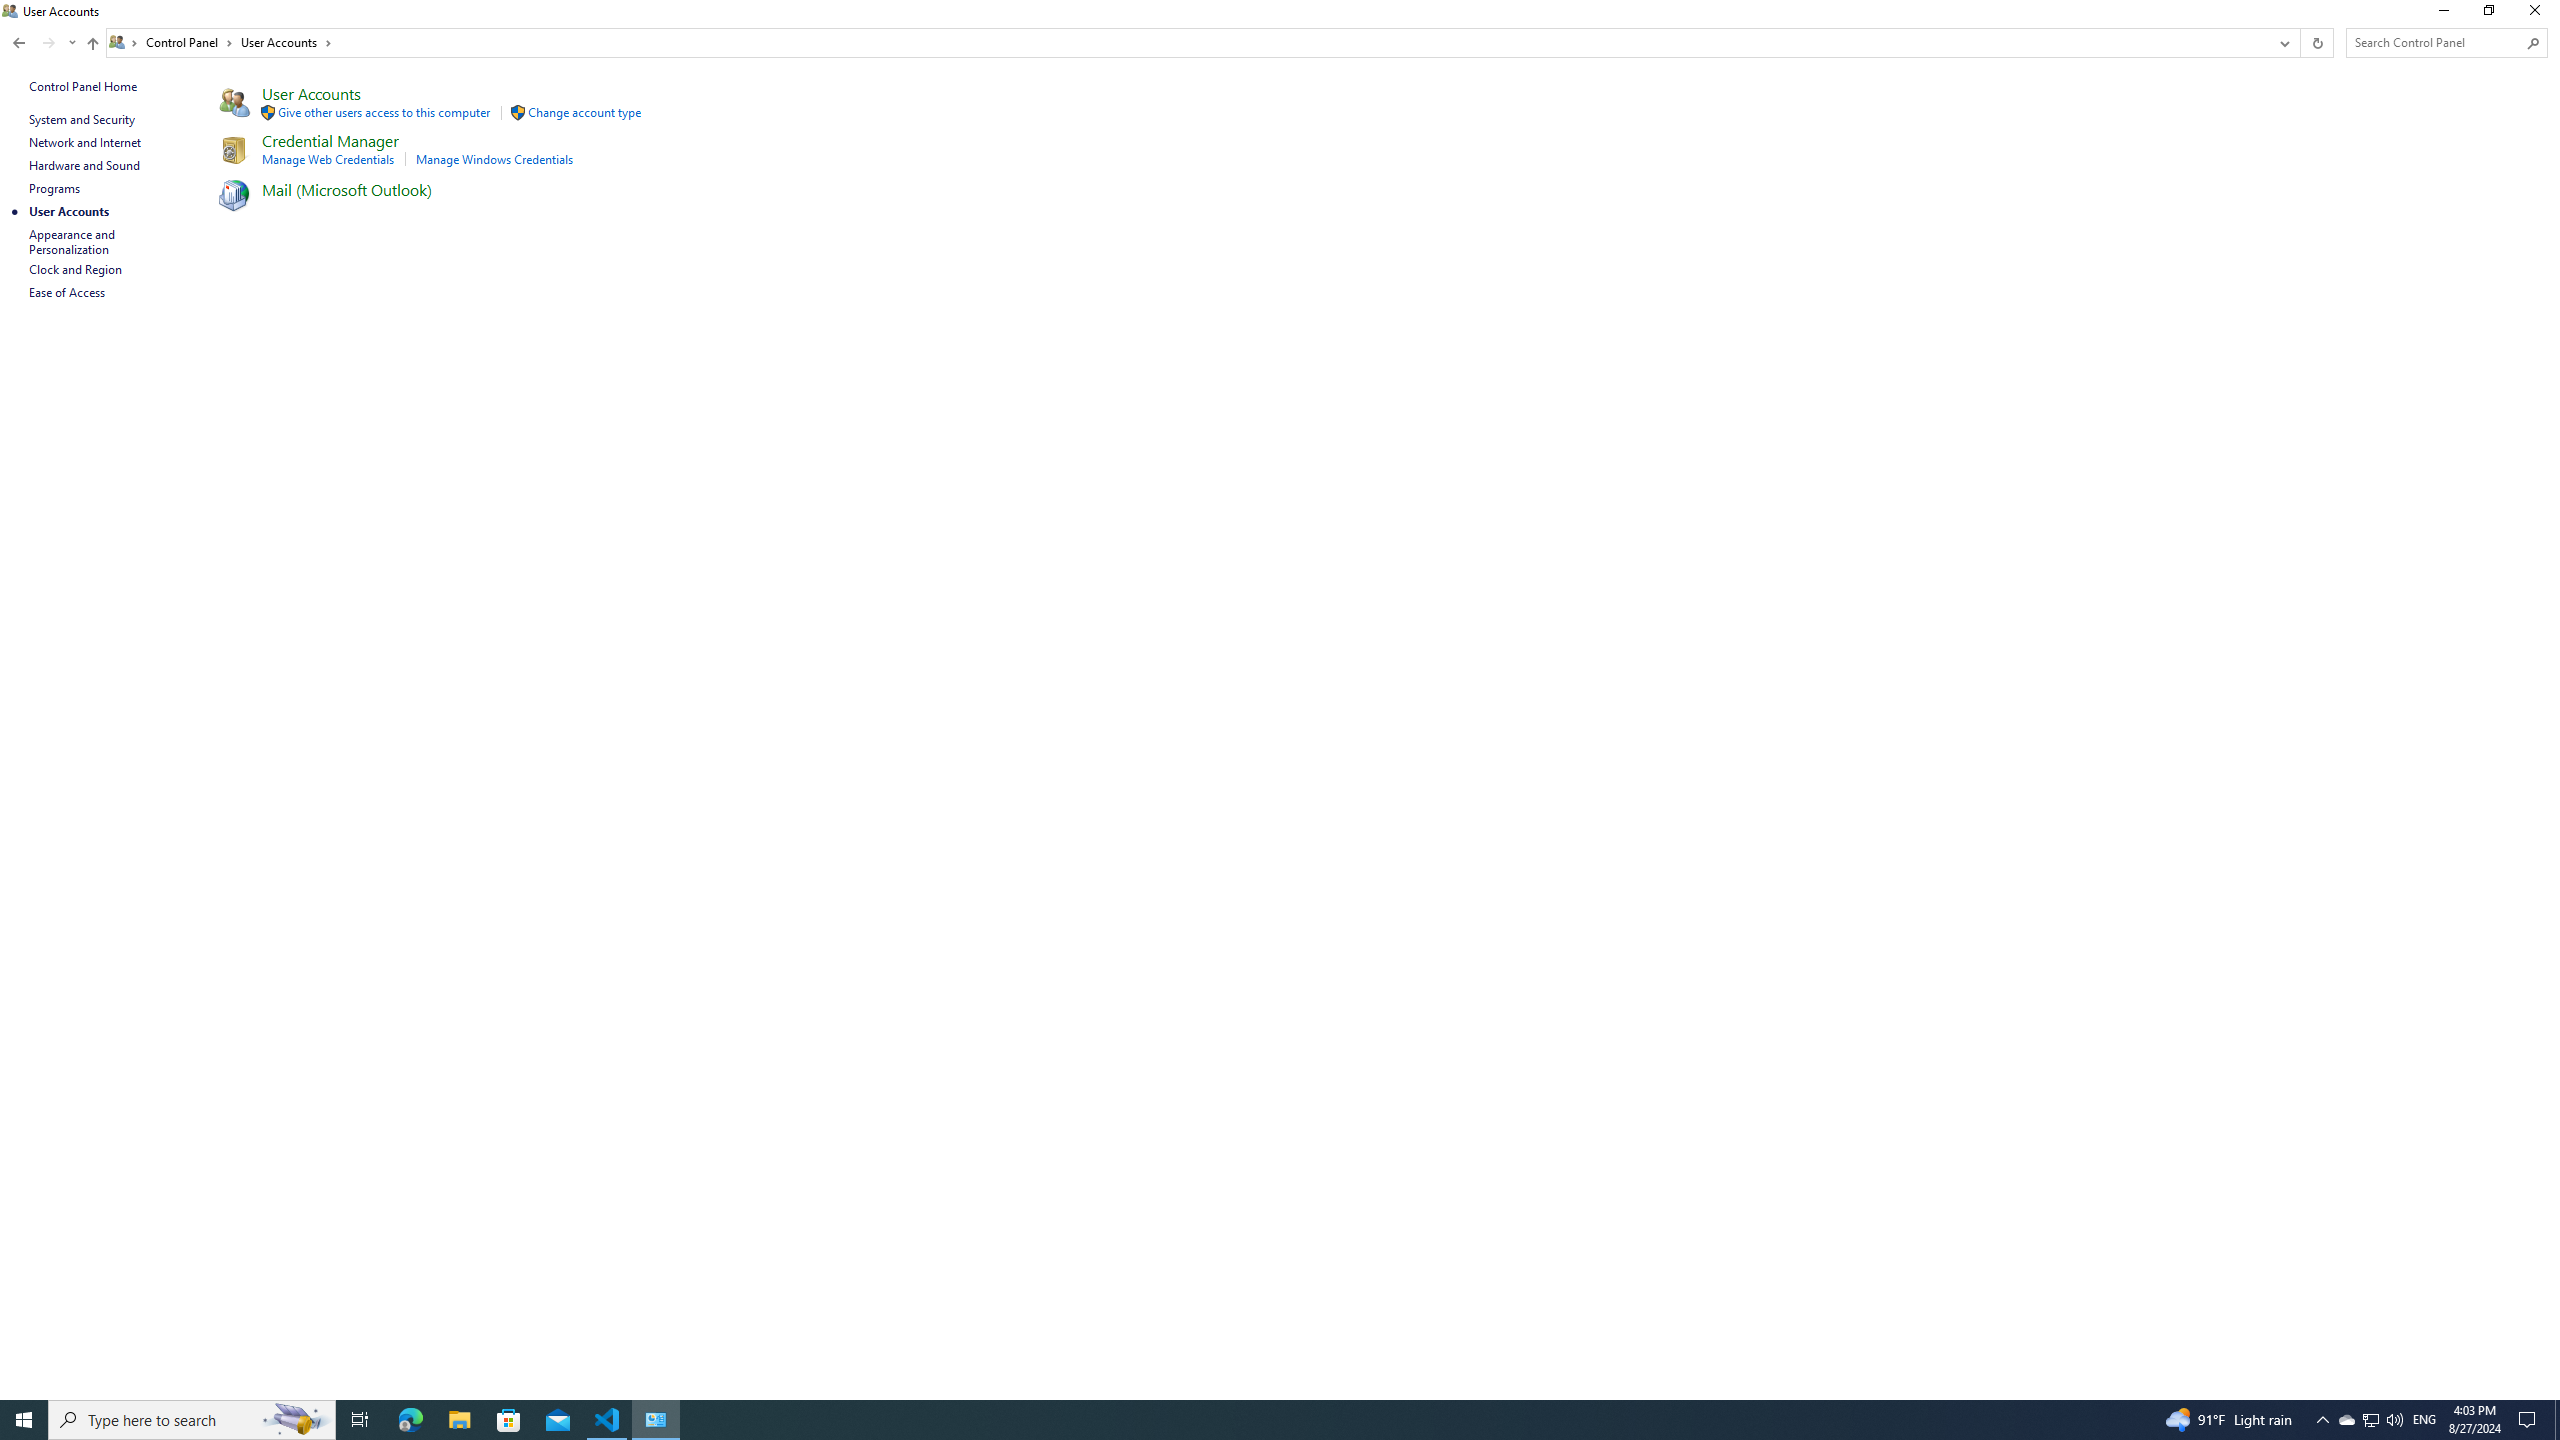 This screenshot has height=1440, width=2560. What do you see at coordinates (54, 187) in the screenshot?
I see `'Programs'` at bounding box center [54, 187].